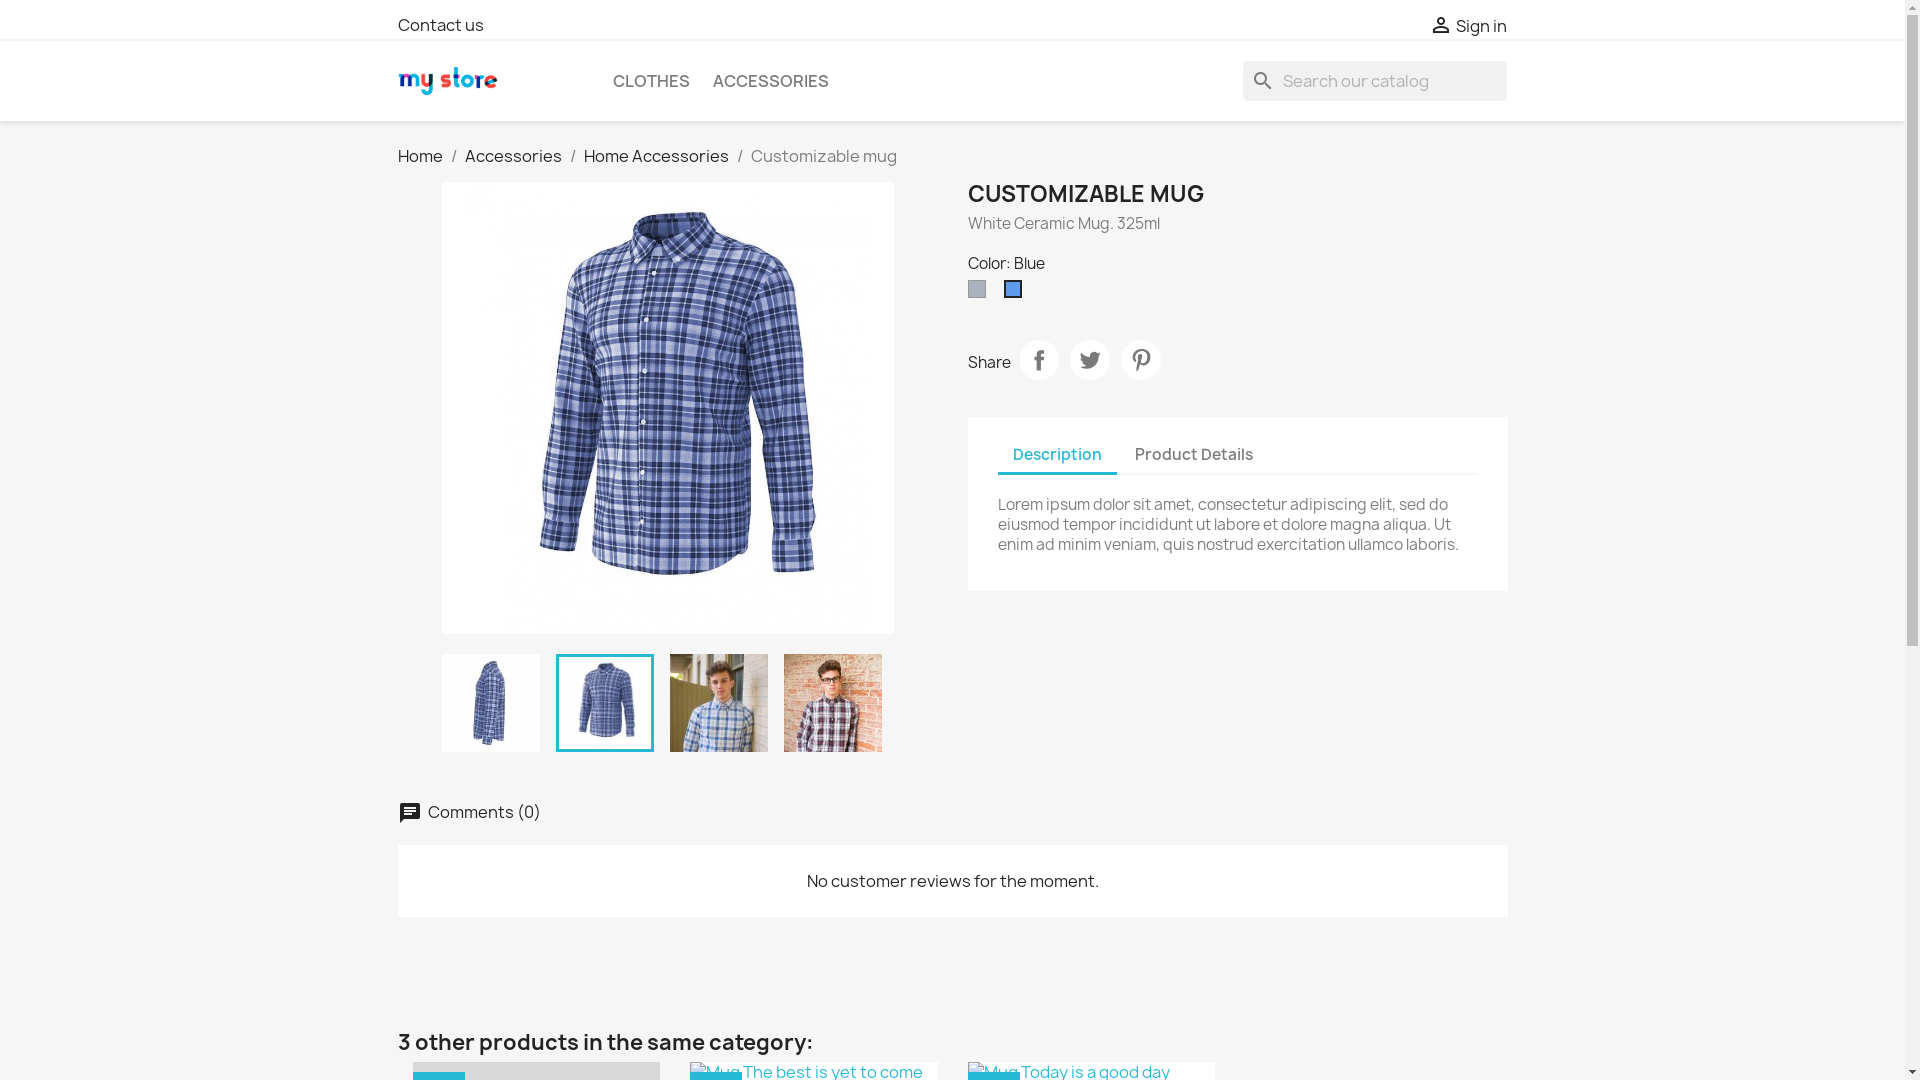 This screenshot has height=1080, width=1920. What do you see at coordinates (1056, 455) in the screenshot?
I see `'Description'` at bounding box center [1056, 455].